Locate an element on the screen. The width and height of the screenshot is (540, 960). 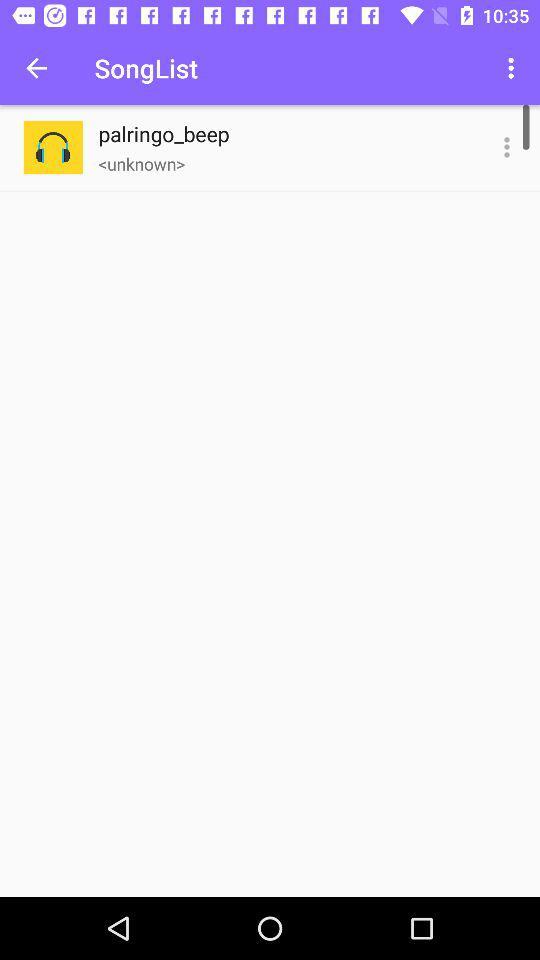
the icon next to songlist icon is located at coordinates (36, 68).